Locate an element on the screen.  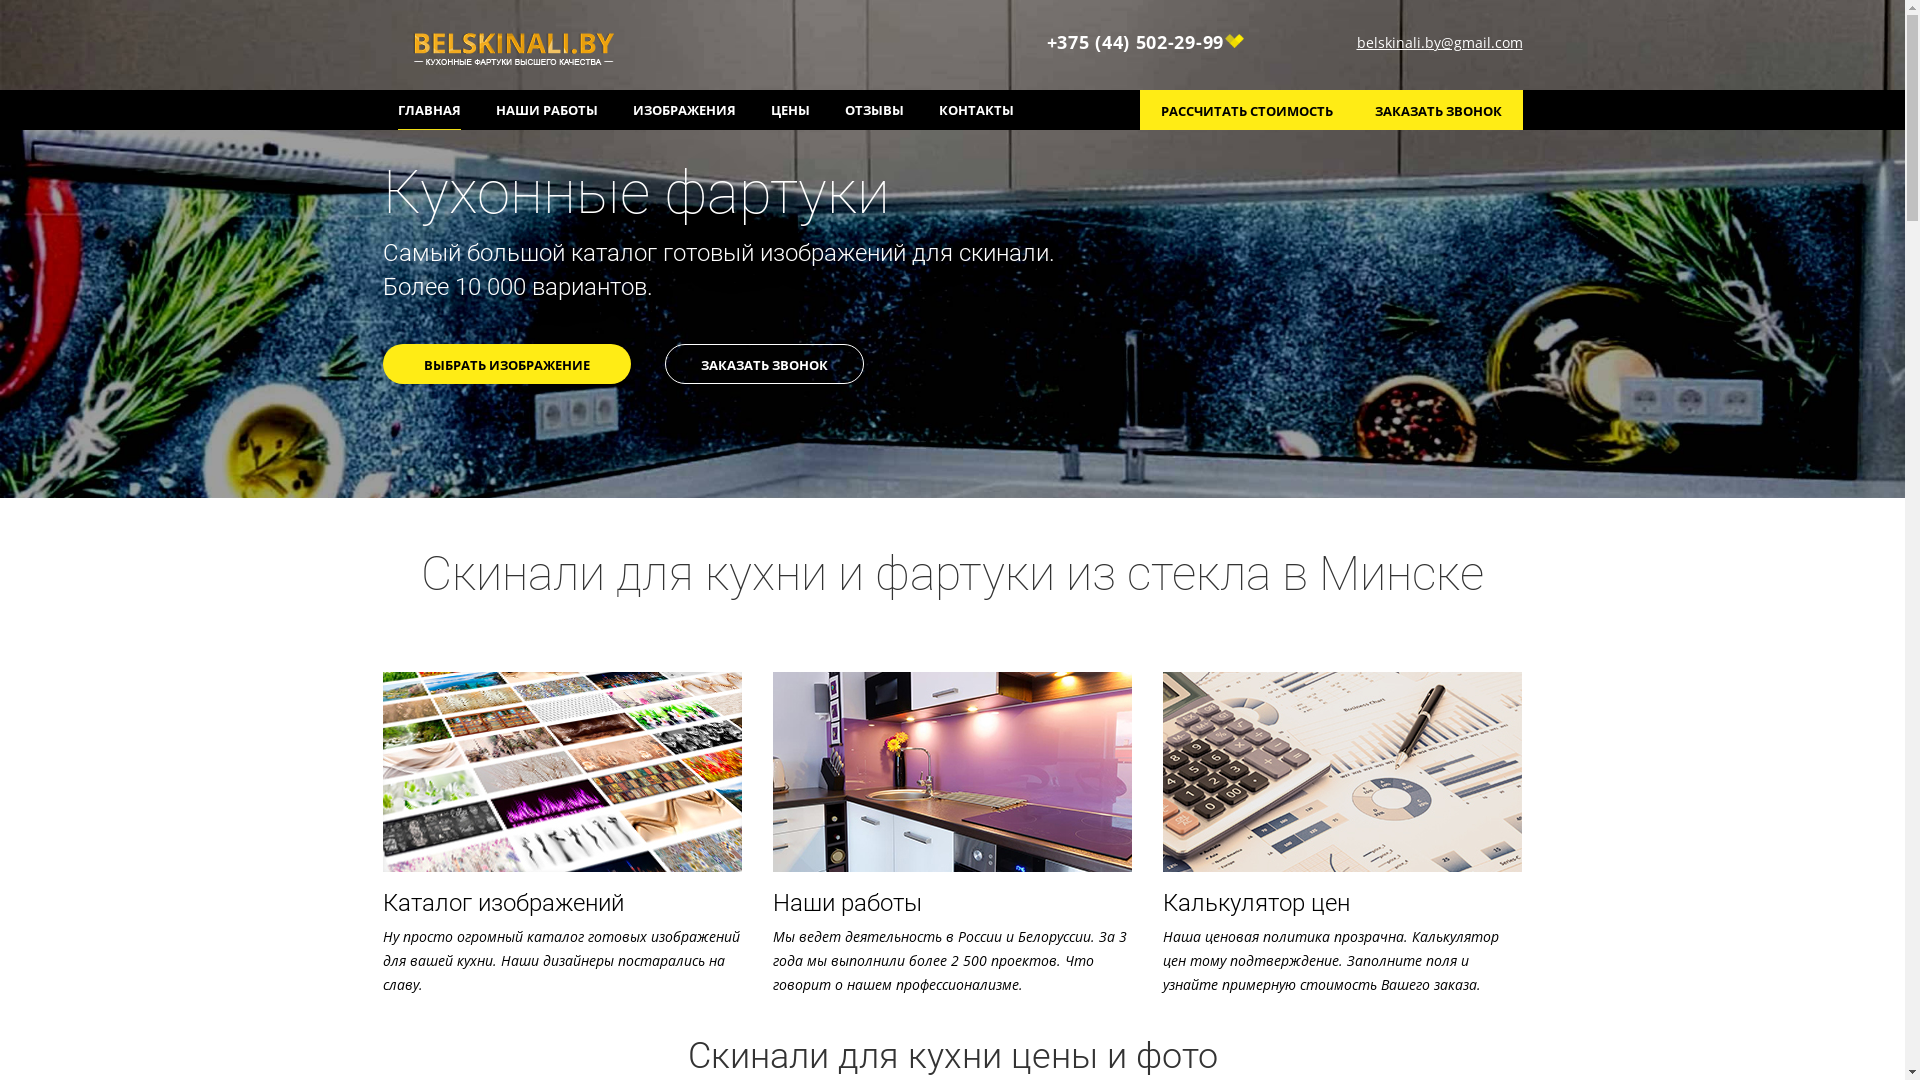
'+375 (44) 502-29-99' is located at coordinates (1146, 42).